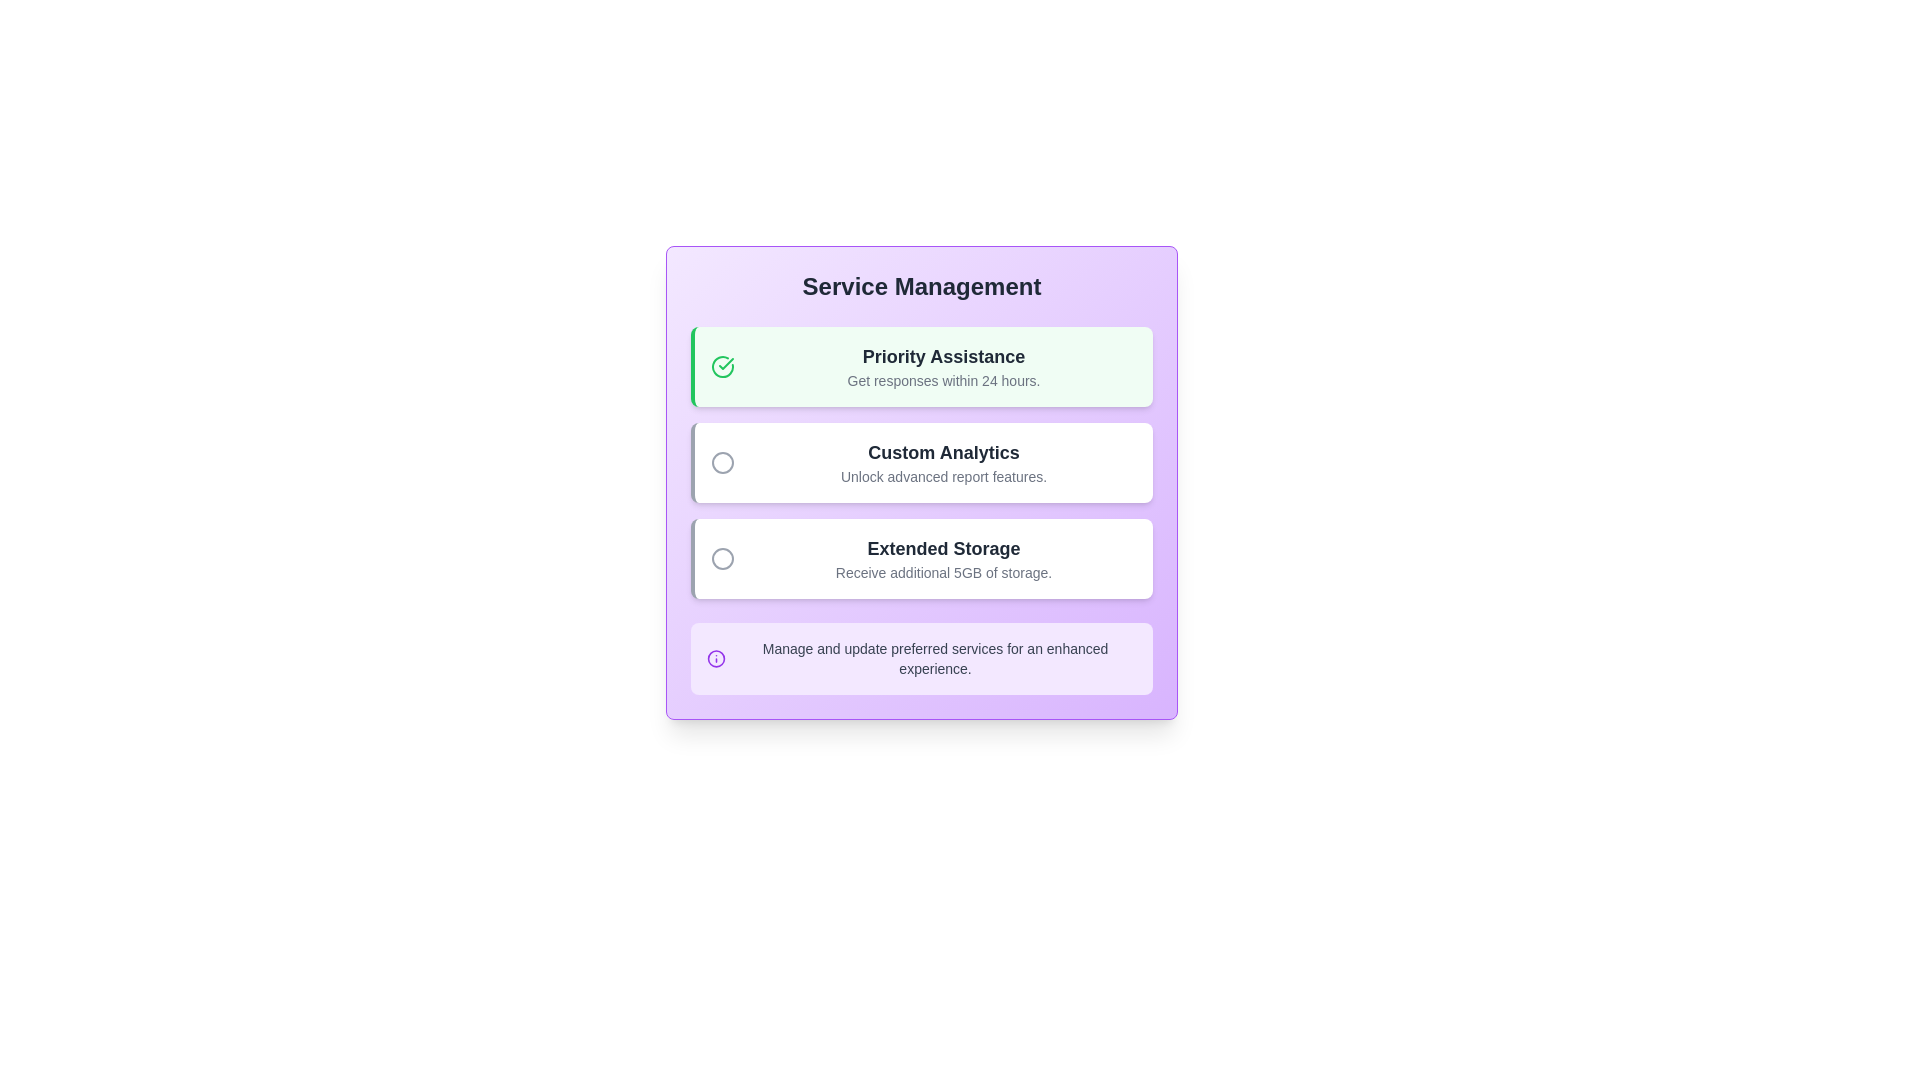  I want to click on the SVG Circle element indicating 'Extended Storage', which is the third icon in a vertical list of options, so click(722, 559).